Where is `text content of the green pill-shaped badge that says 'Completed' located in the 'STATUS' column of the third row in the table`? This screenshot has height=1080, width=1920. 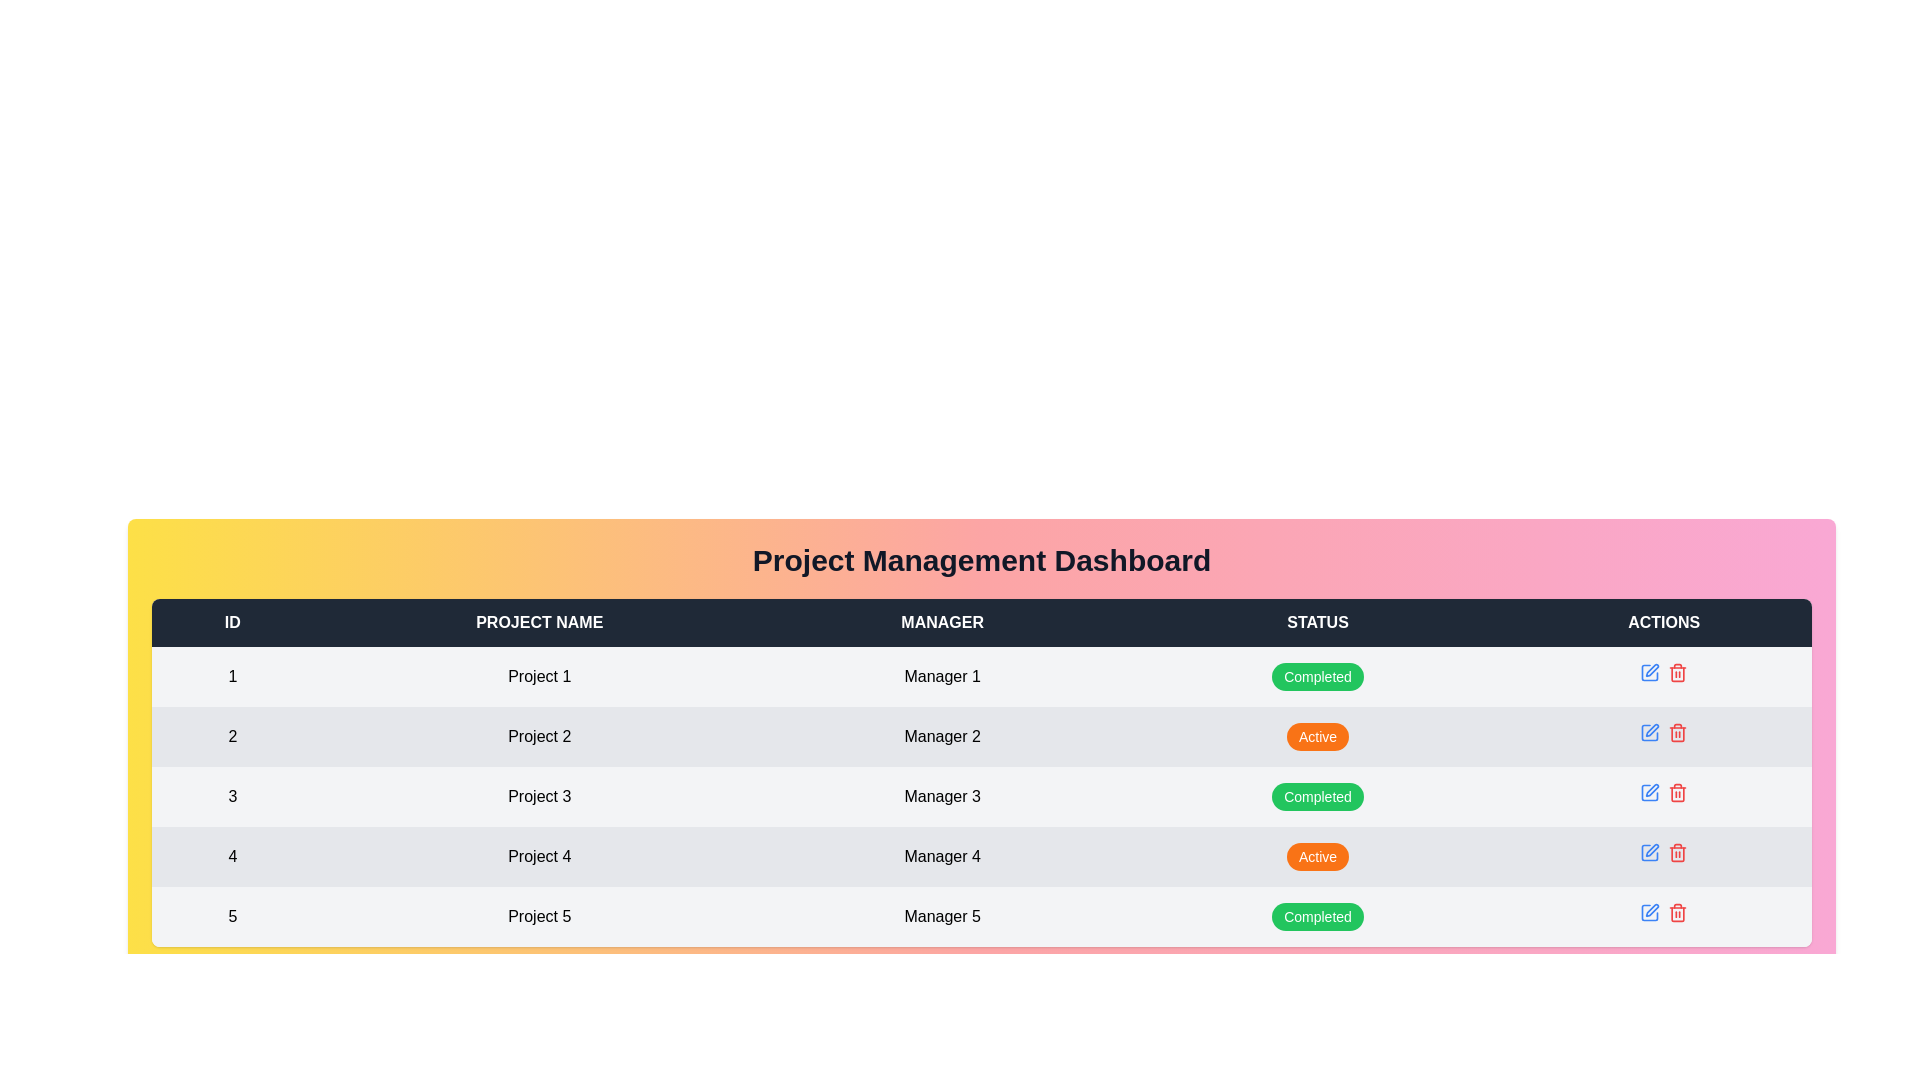
text content of the green pill-shaped badge that says 'Completed' located in the 'STATUS' column of the third row in the table is located at coordinates (1318, 796).